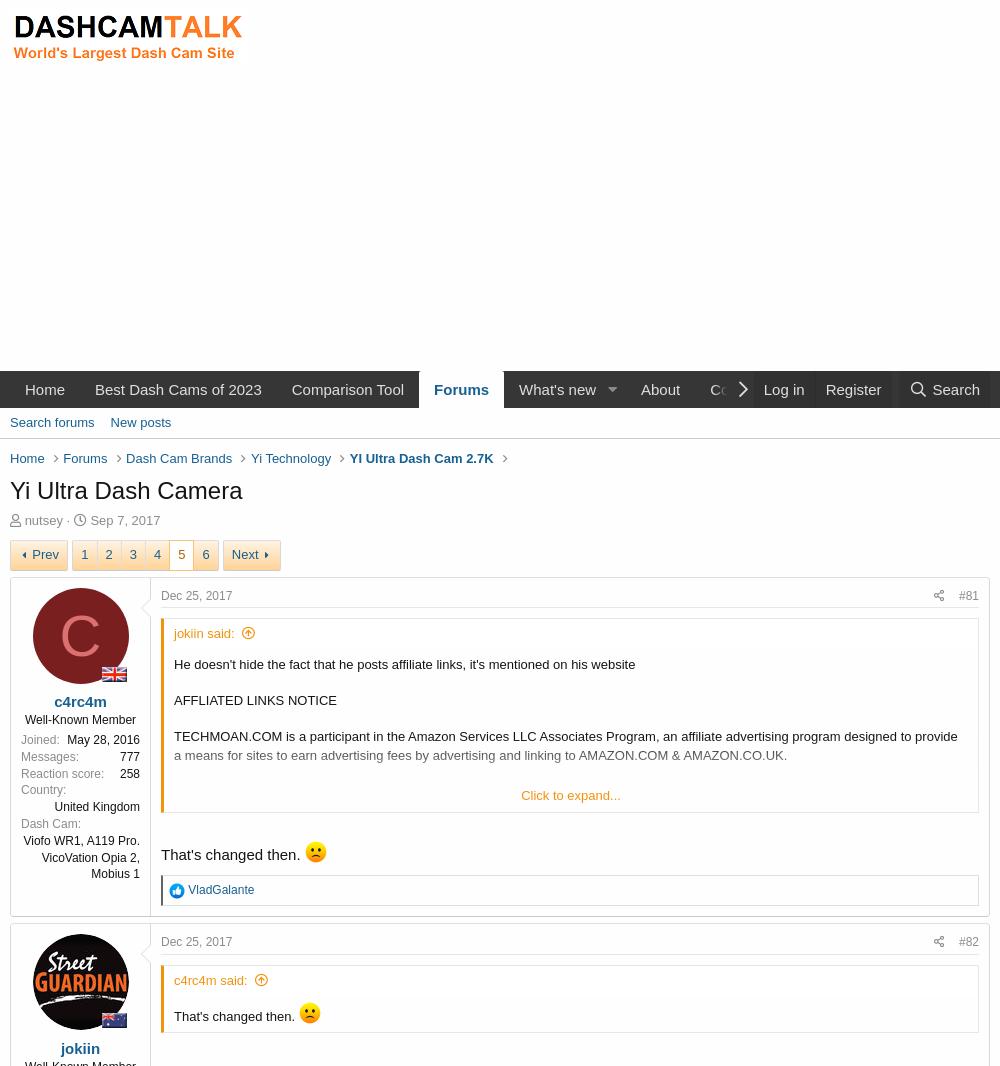  Describe the element at coordinates (783, 389) in the screenshot. I see `'Log in'` at that location.